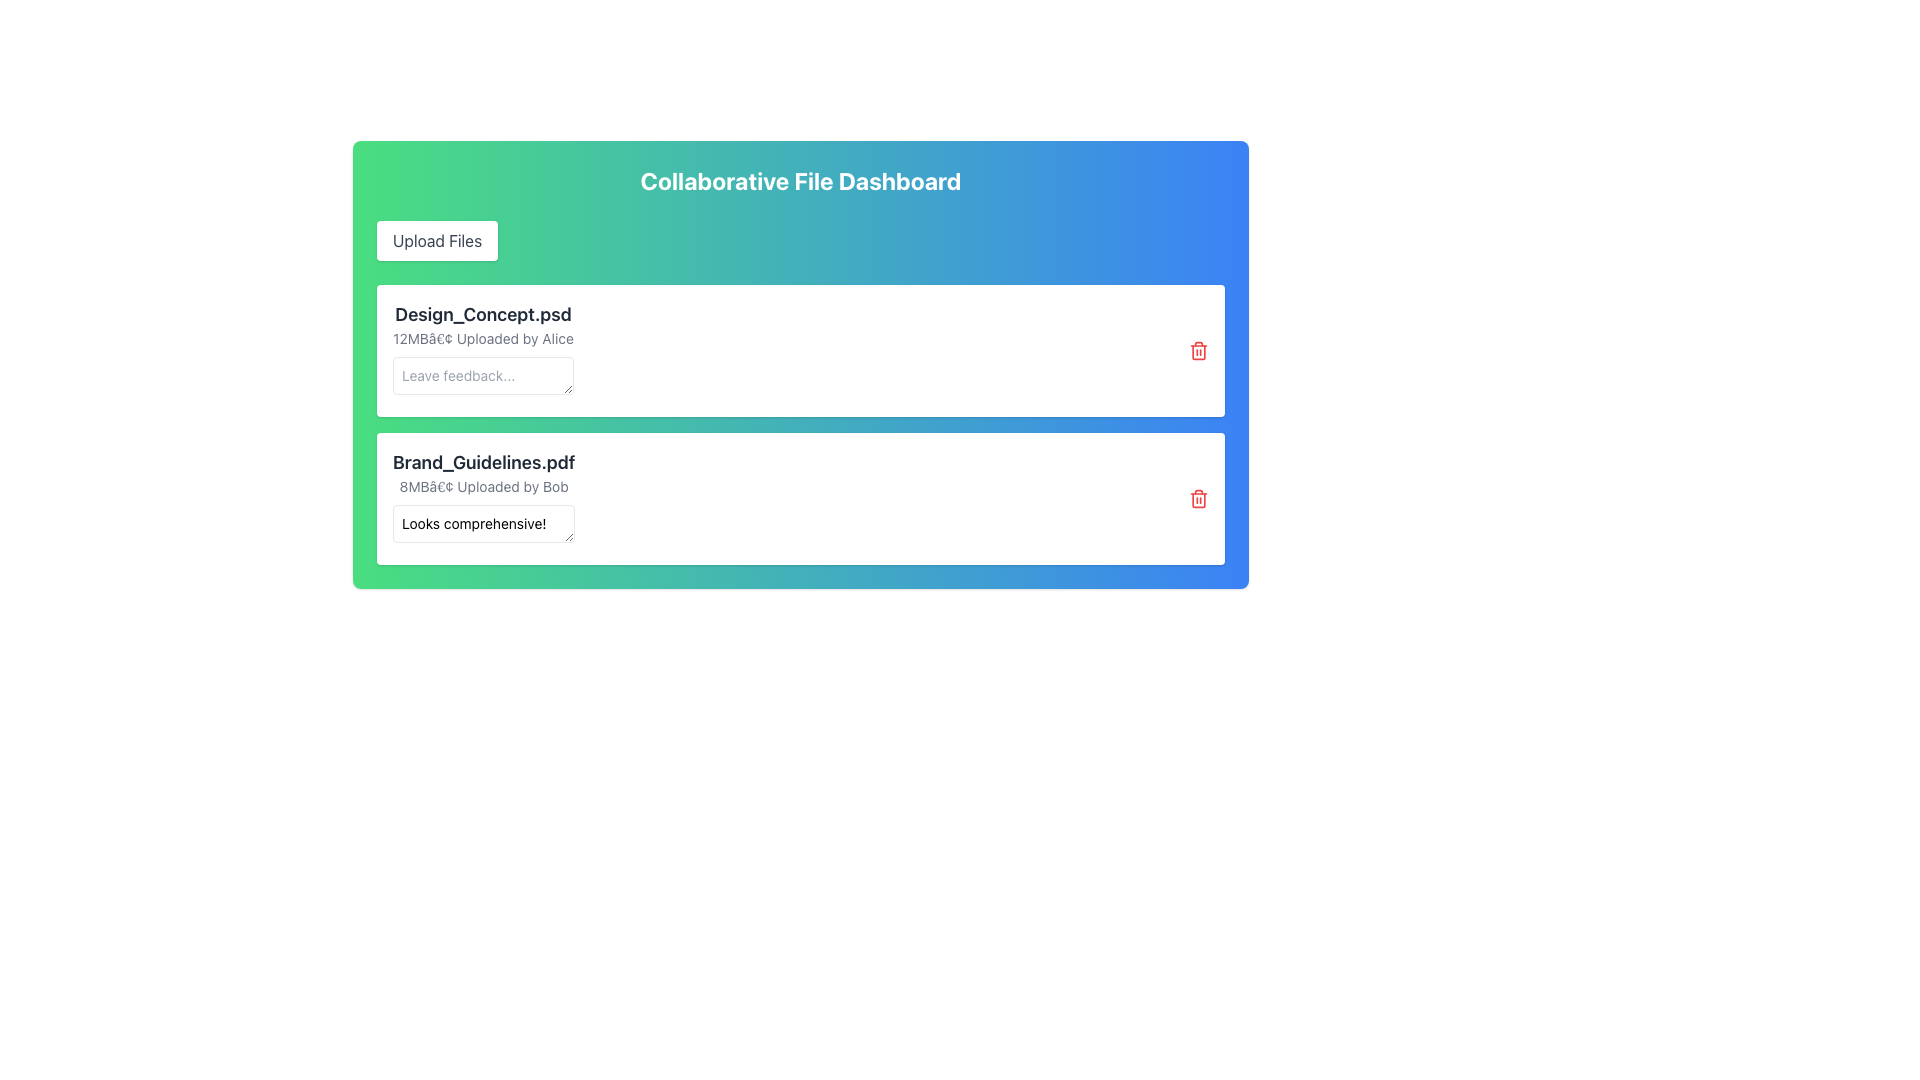  Describe the element at coordinates (483, 375) in the screenshot. I see `the text input field located below the title 'Design_Concept.psd' to focus and begin typing feedback or comments` at that location.